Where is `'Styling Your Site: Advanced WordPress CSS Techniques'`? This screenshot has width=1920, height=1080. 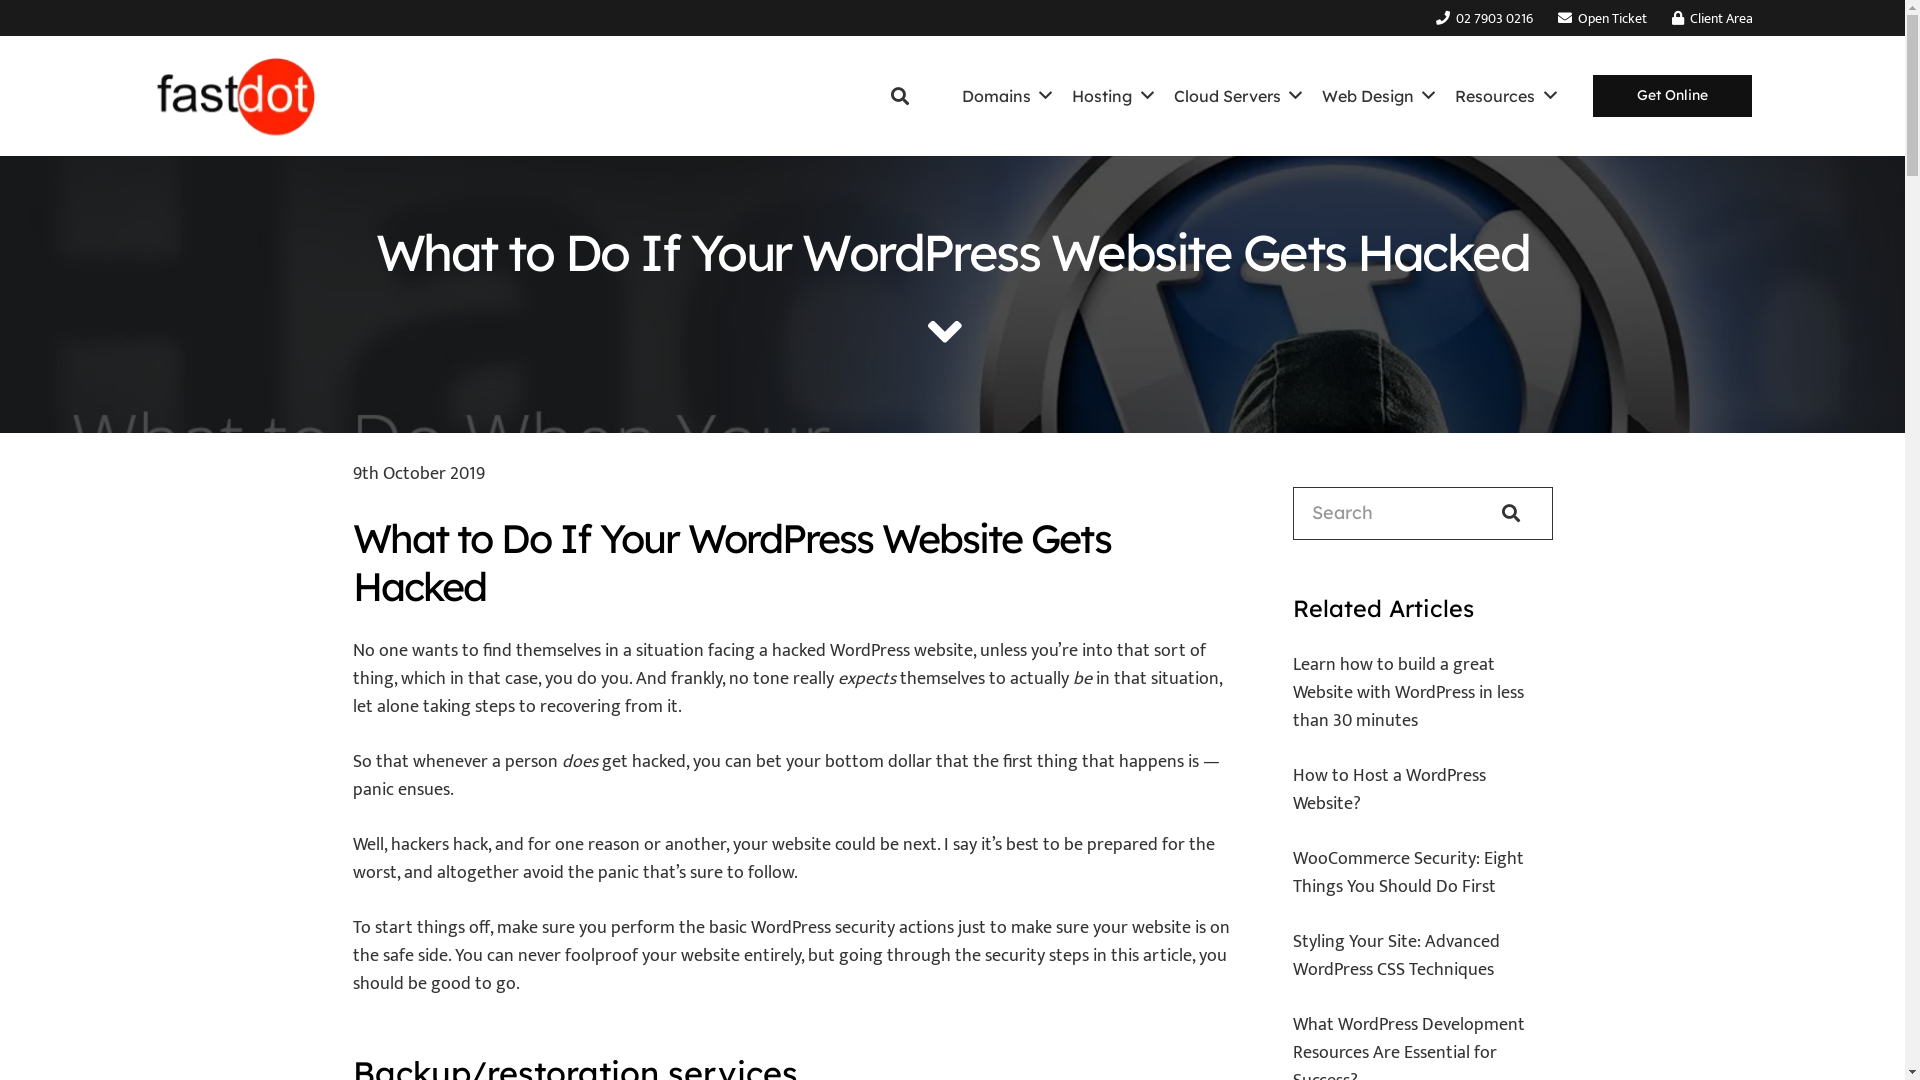 'Styling Your Site: Advanced WordPress CSS Techniques' is located at coordinates (1395, 955).